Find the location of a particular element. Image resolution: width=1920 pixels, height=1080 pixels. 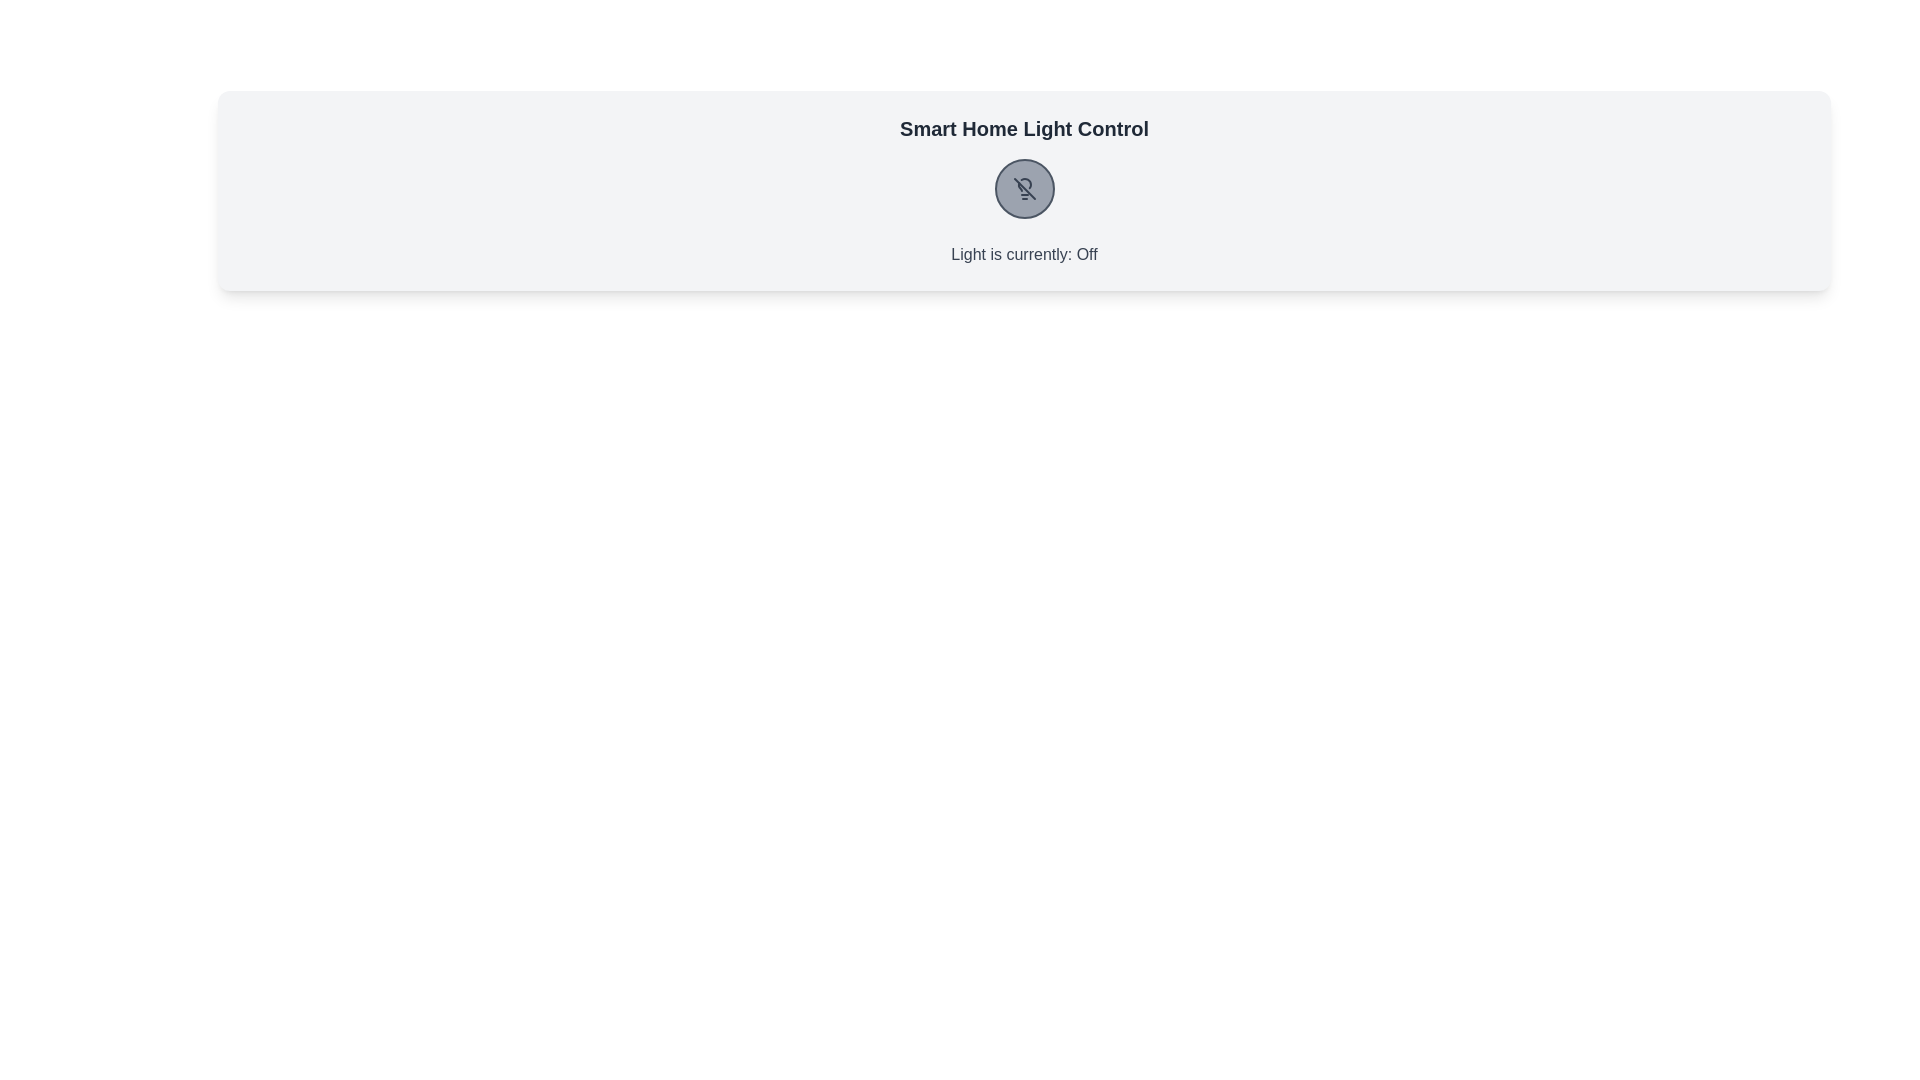

the light toggle button to change its state is located at coordinates (1024, 189).